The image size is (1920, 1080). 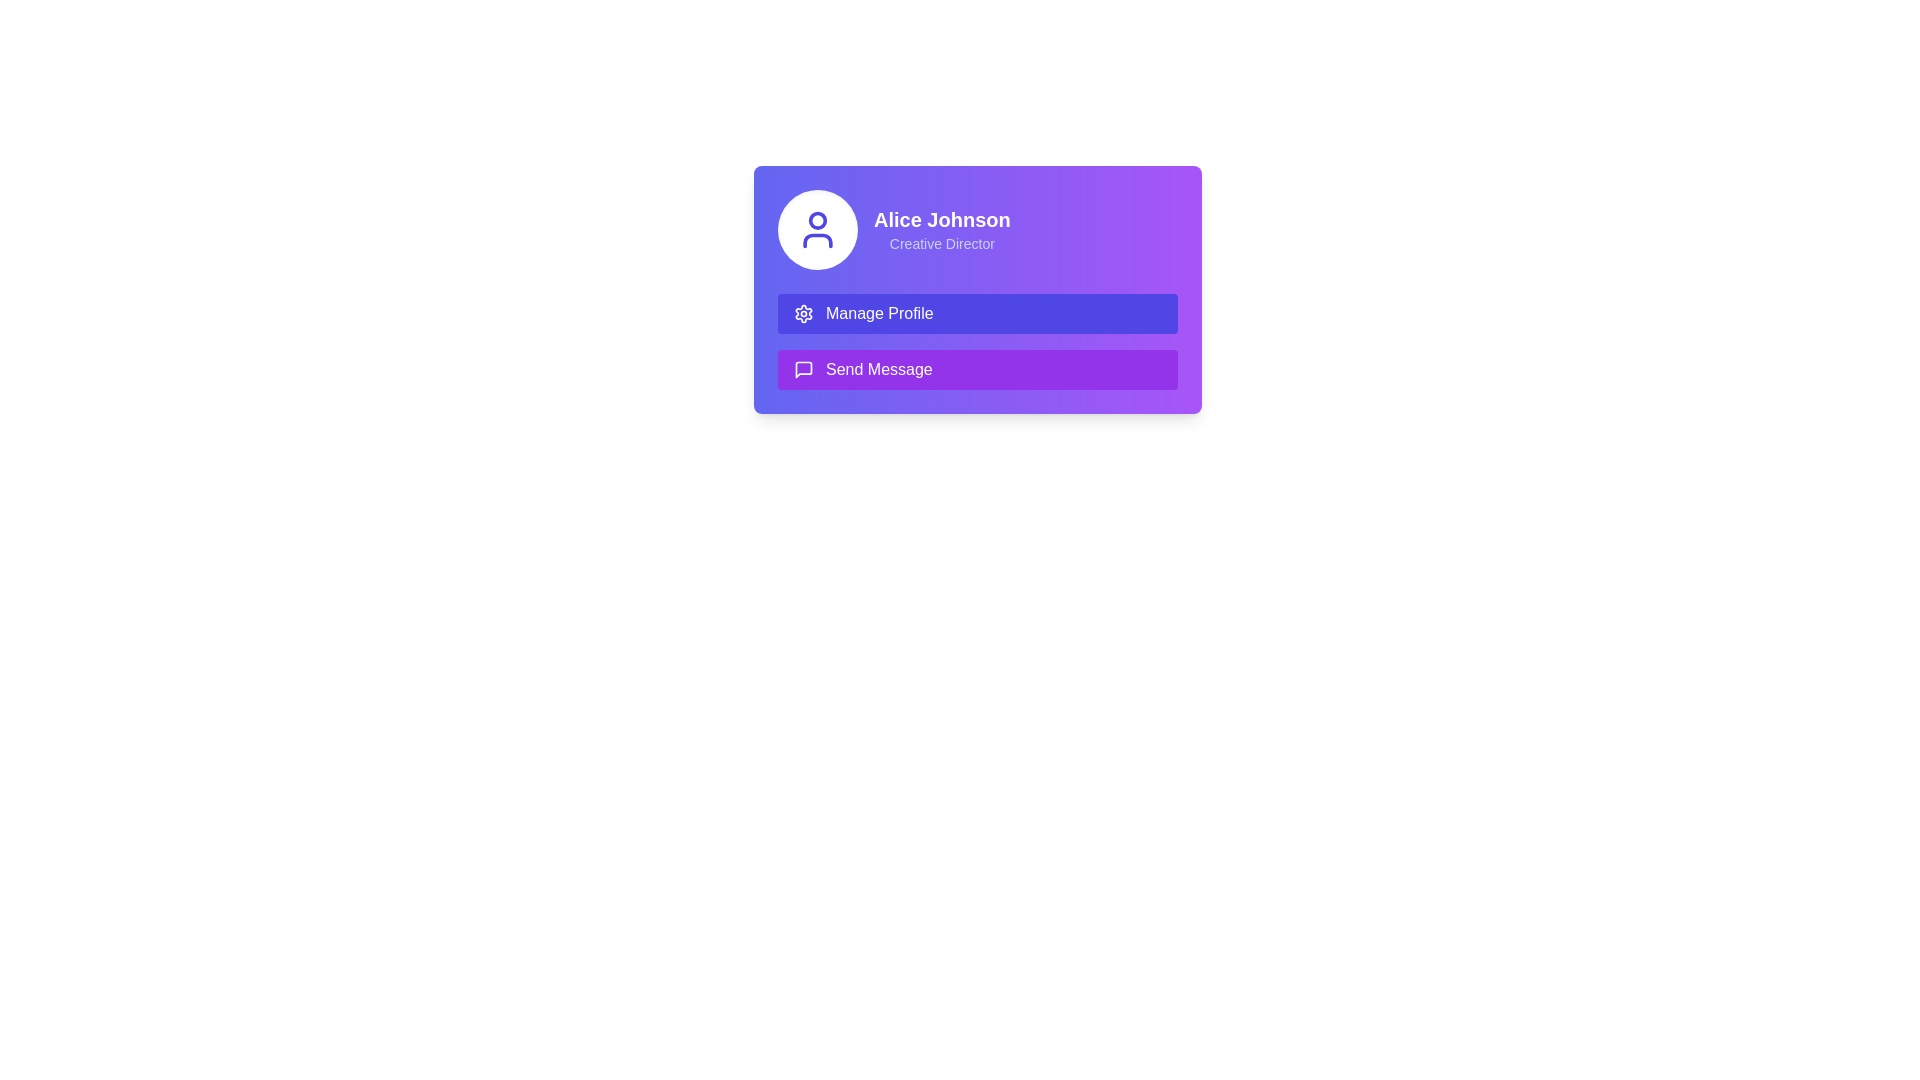 I want to click on the user profile icon, so click(x=817, y=229).